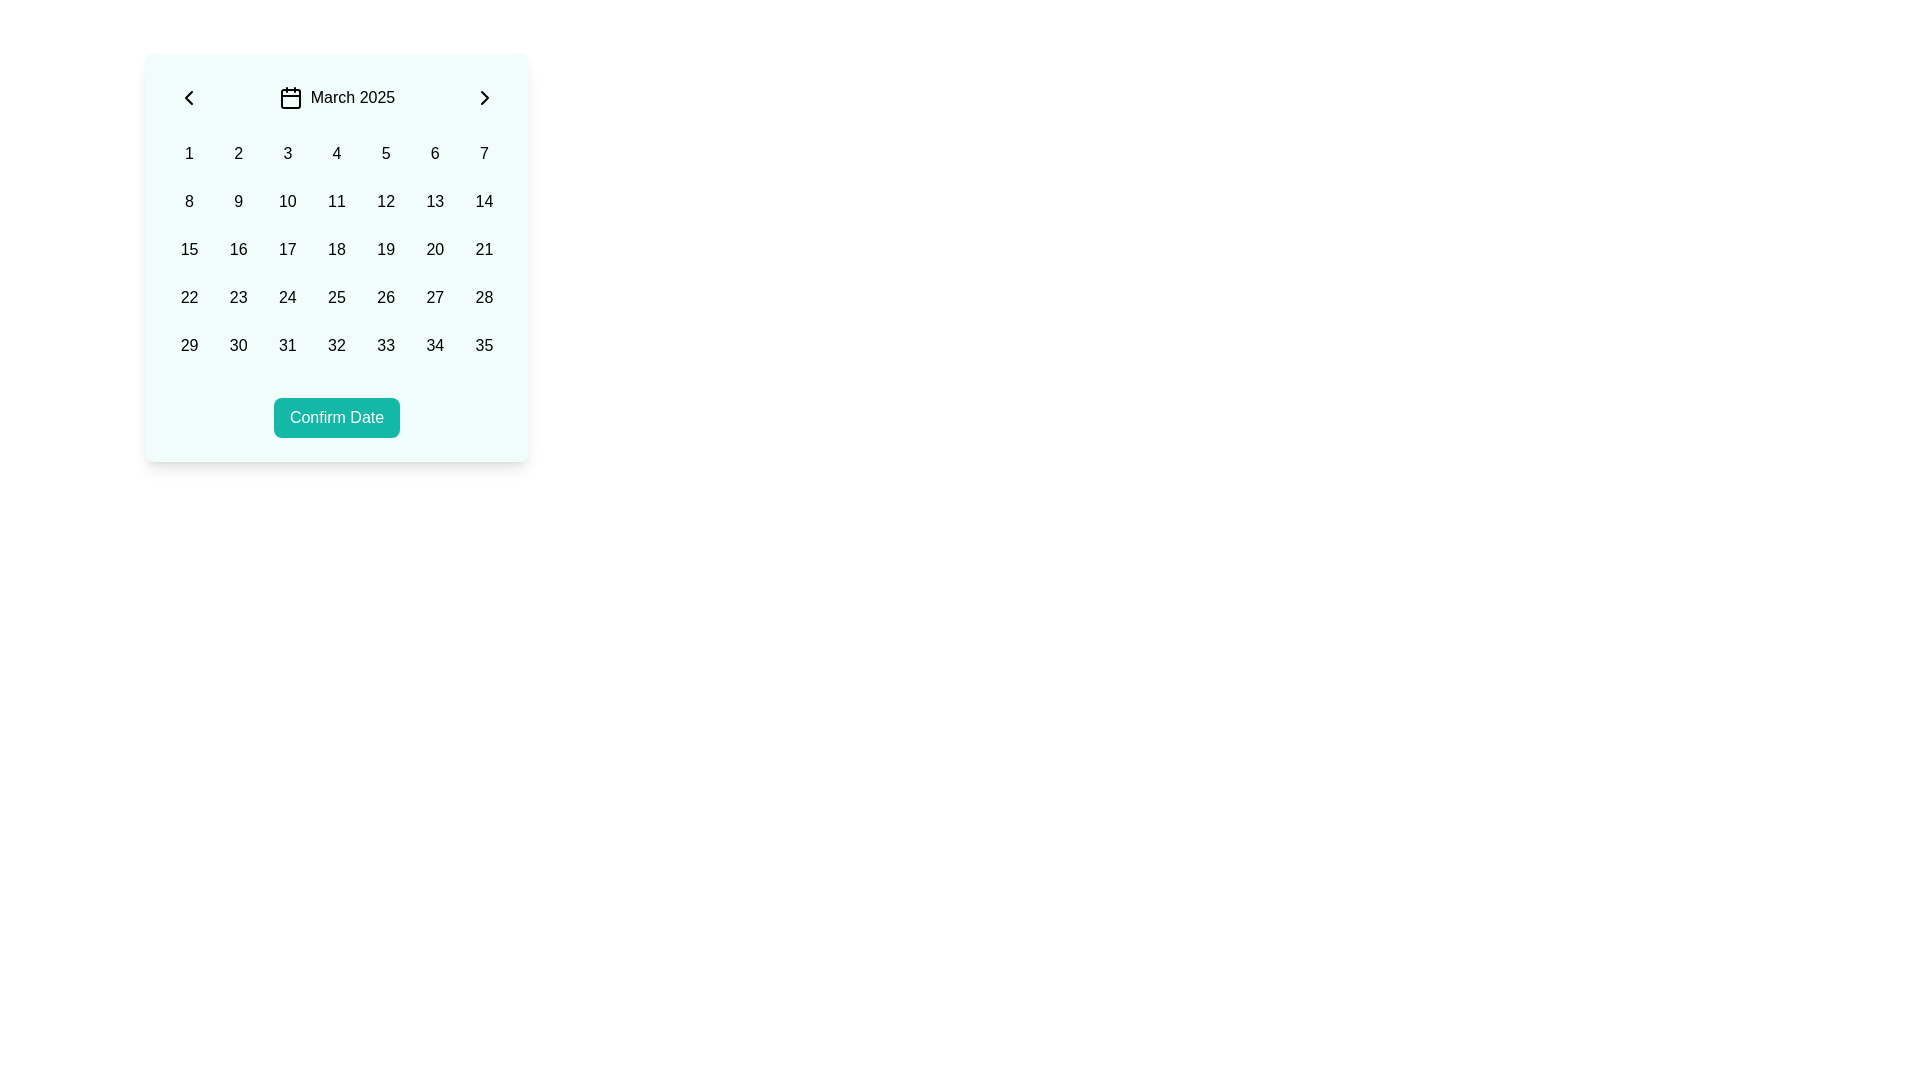 The height and width of the screenshot is (1080, 1920). I want to click on the button displaying the number '26' in the fifth row and fifth column of the grid layout, so click(386, 297).